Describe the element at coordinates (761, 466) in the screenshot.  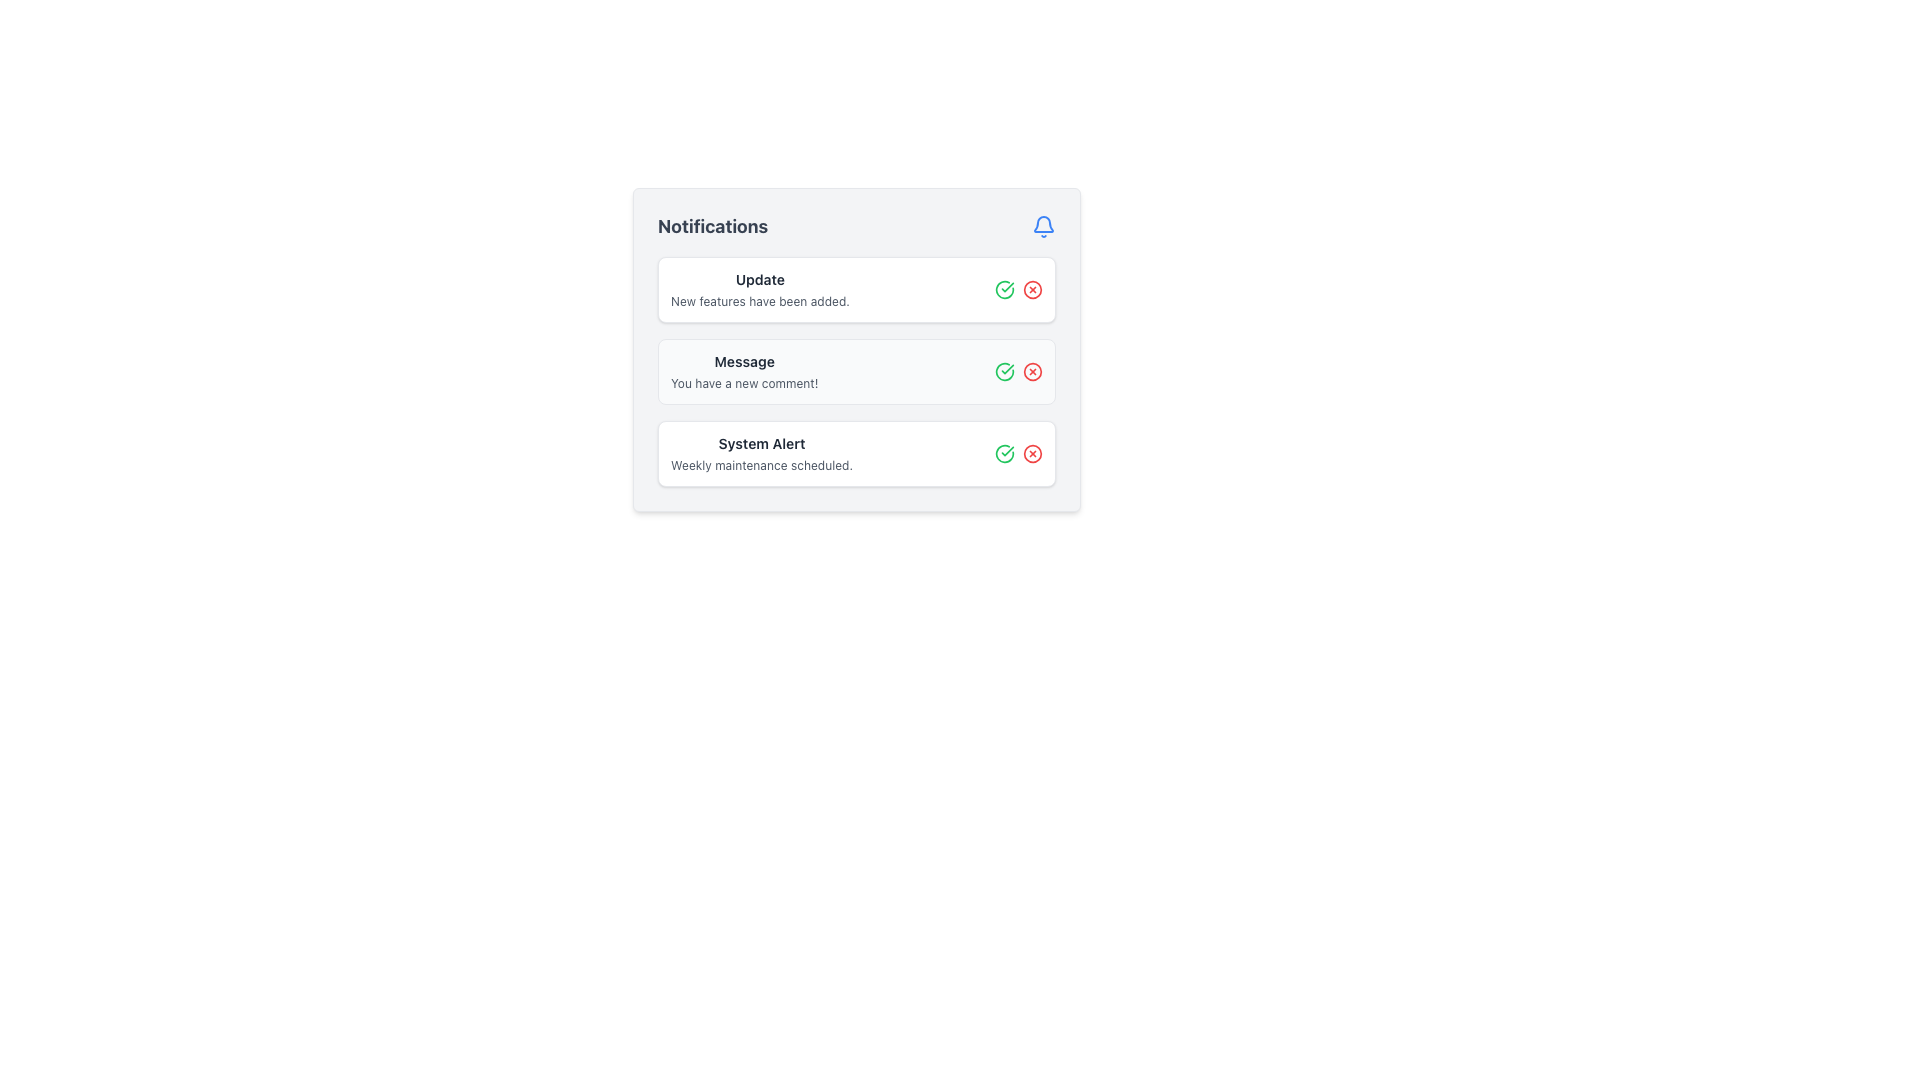
I see `text label providing additional description about the 'System Alert' notification located directly below the bold header on the third notification card in the notification panel` at that location.